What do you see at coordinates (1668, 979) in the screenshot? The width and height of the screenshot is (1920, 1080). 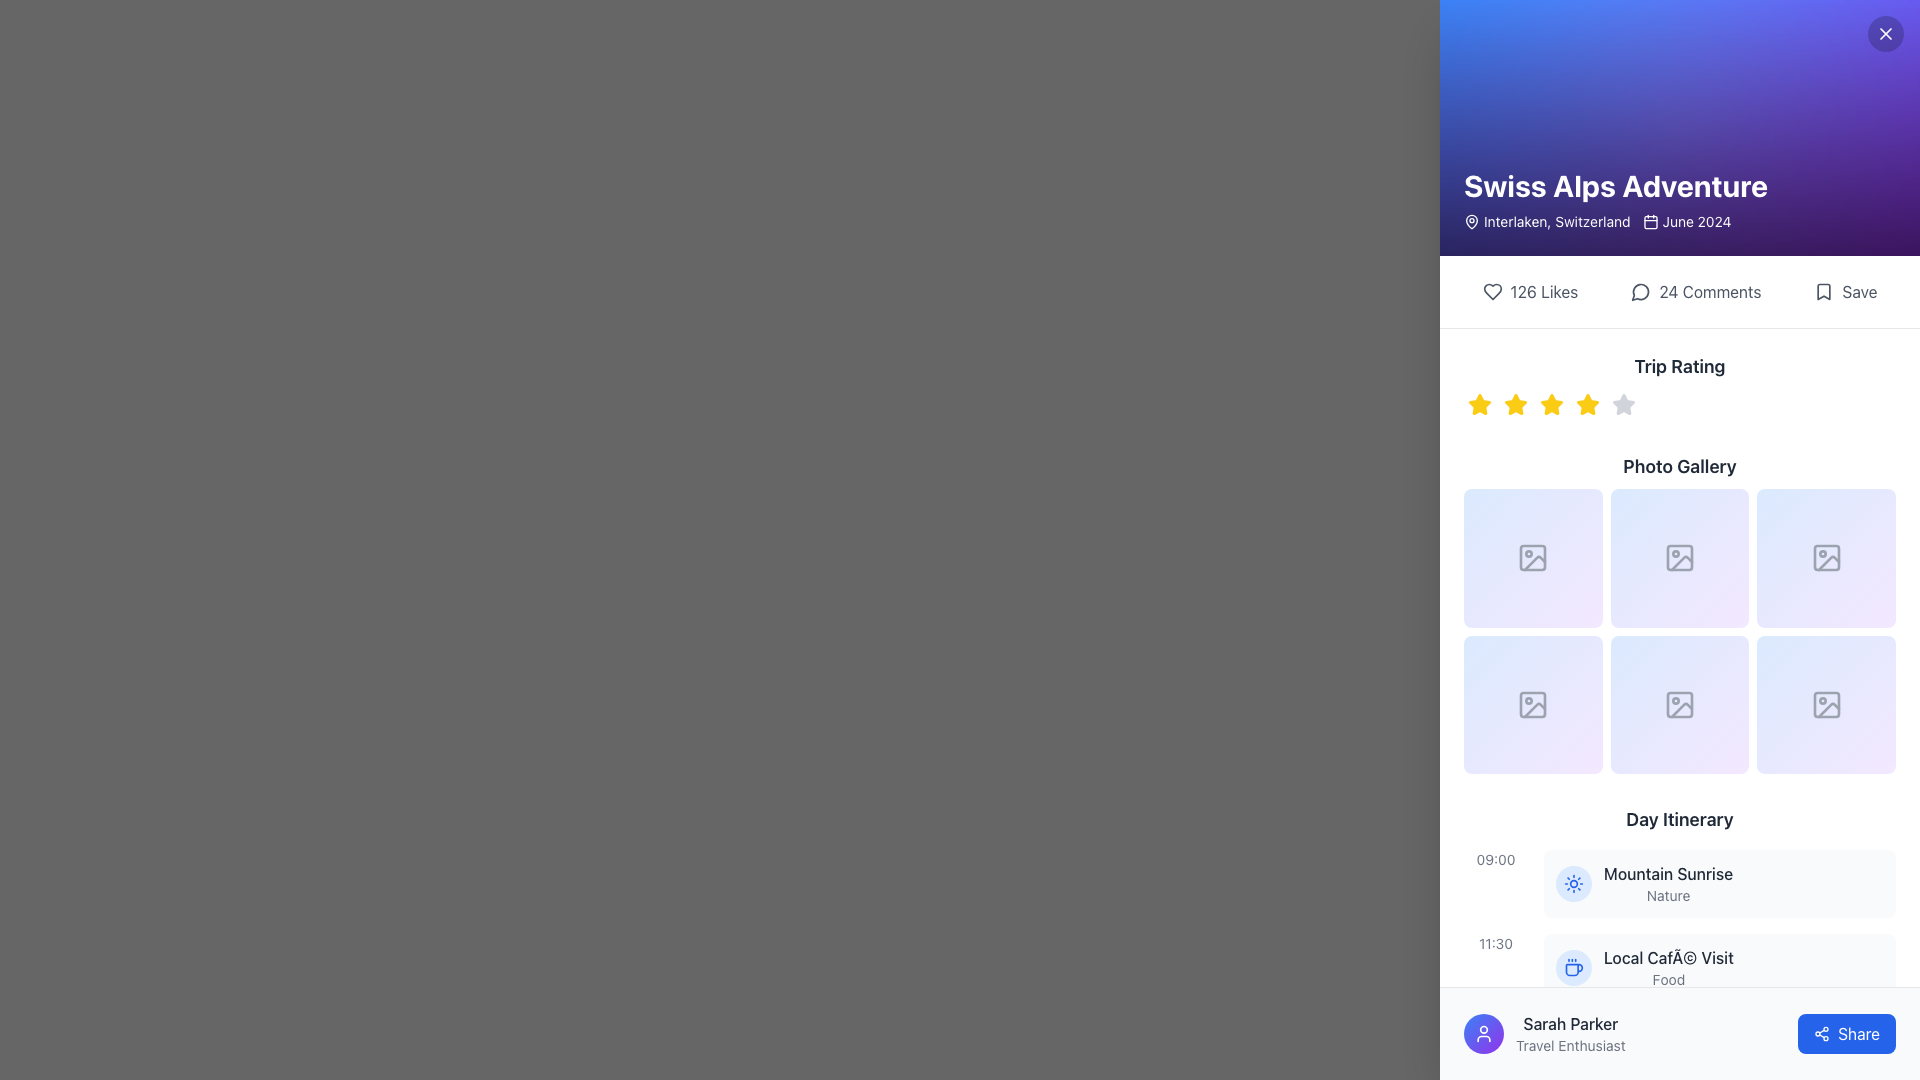 I see `the text label providing additional descriptive information for the 'Local Café Visit' entry in the 'Day Itinerary' section` at bounding box center [1668, 979].